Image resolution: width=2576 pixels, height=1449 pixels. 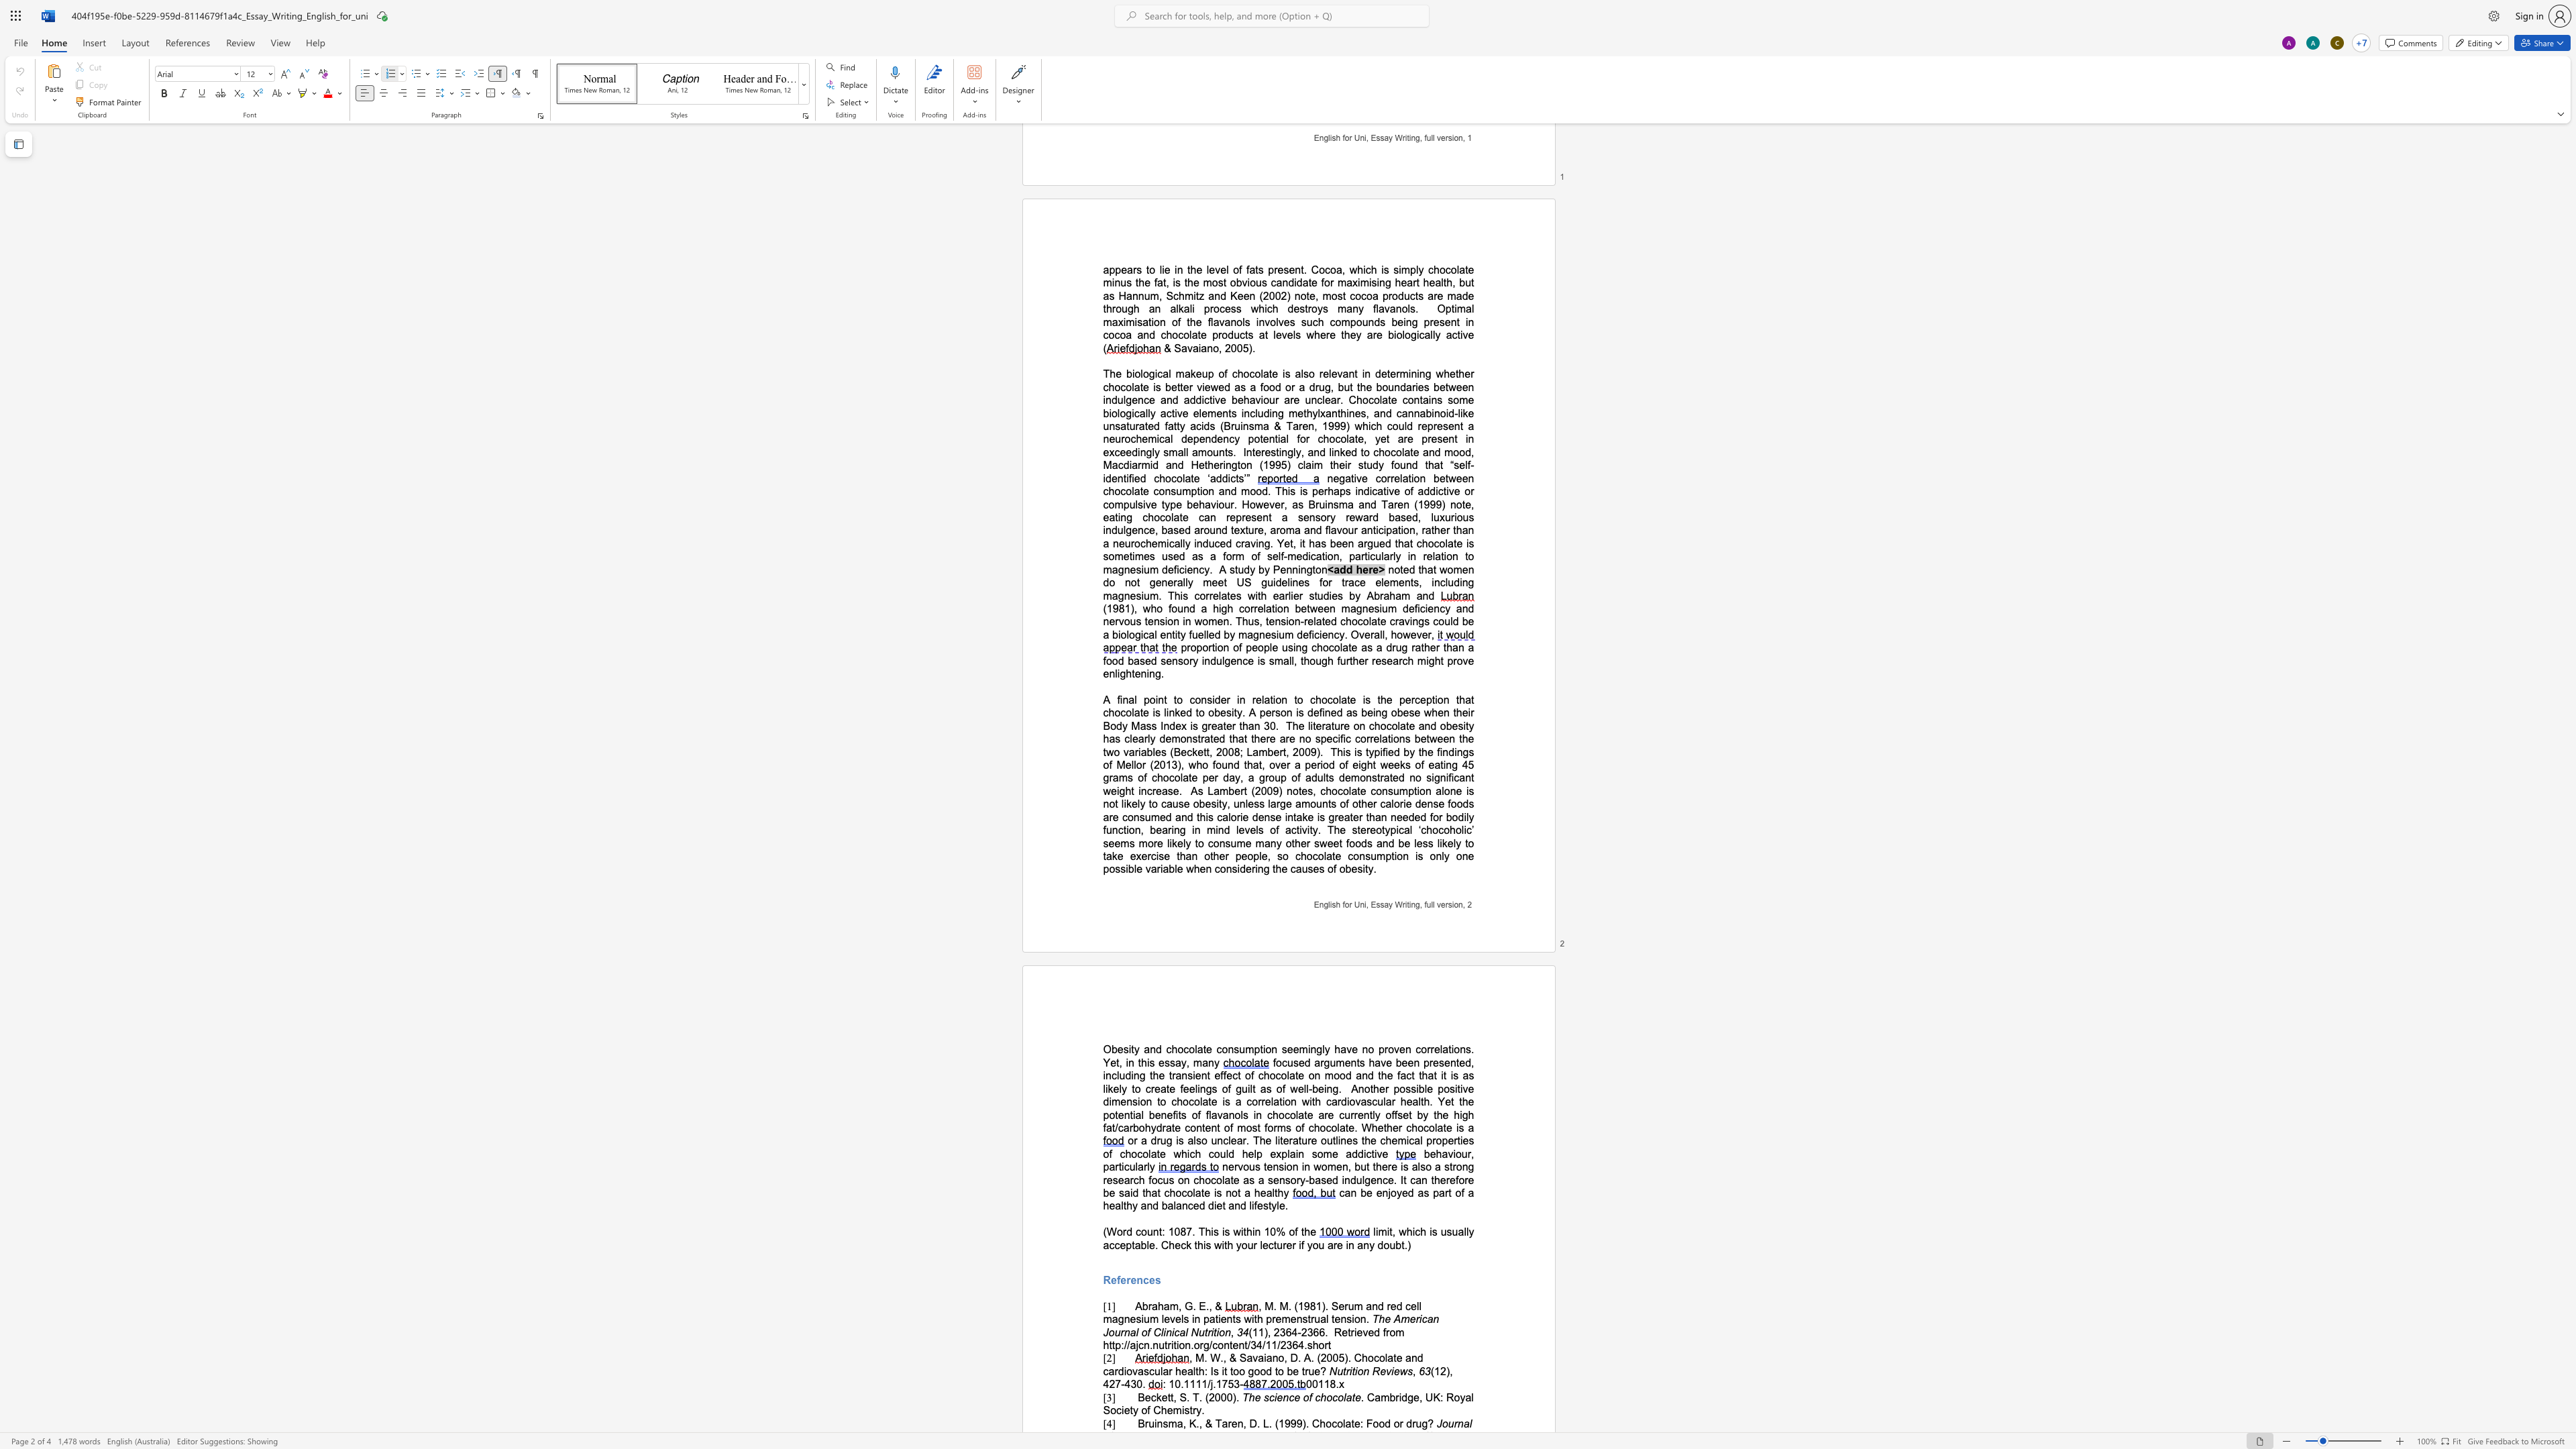 I want to click on the space between the continuous character "2" and ")" in the text, so click(x=1446, y=1370).